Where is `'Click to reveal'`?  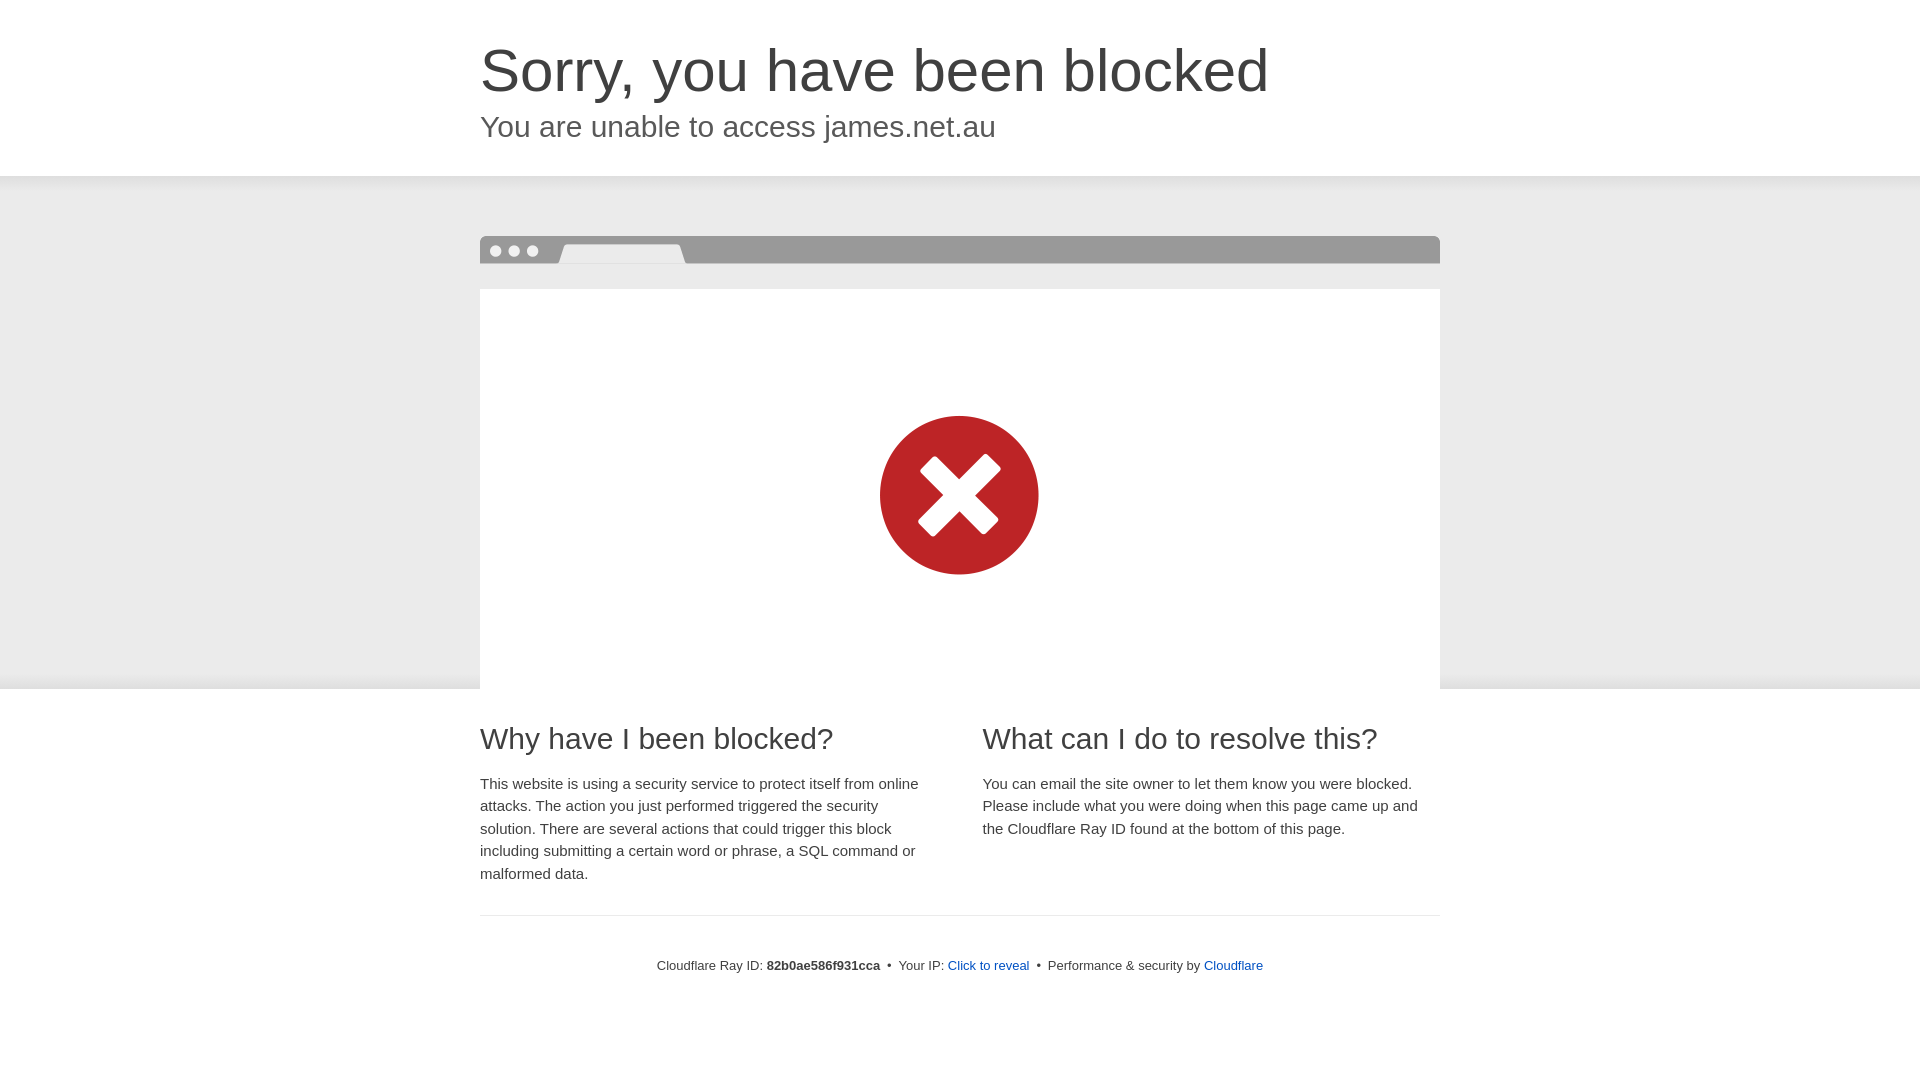 'Click to reveal' is located at coordinates (988, 964).